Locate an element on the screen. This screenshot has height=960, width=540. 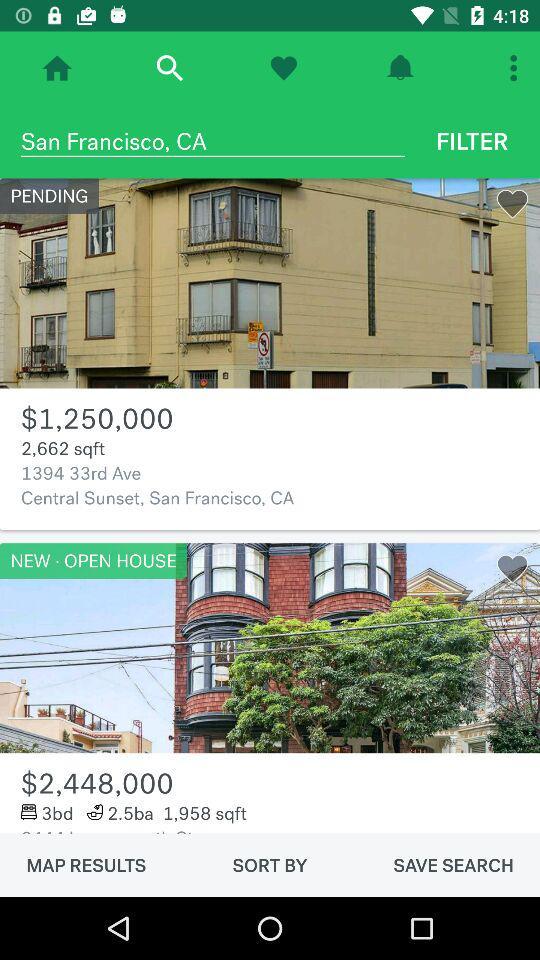
turn on notifications is located at coordinates (400, 68).